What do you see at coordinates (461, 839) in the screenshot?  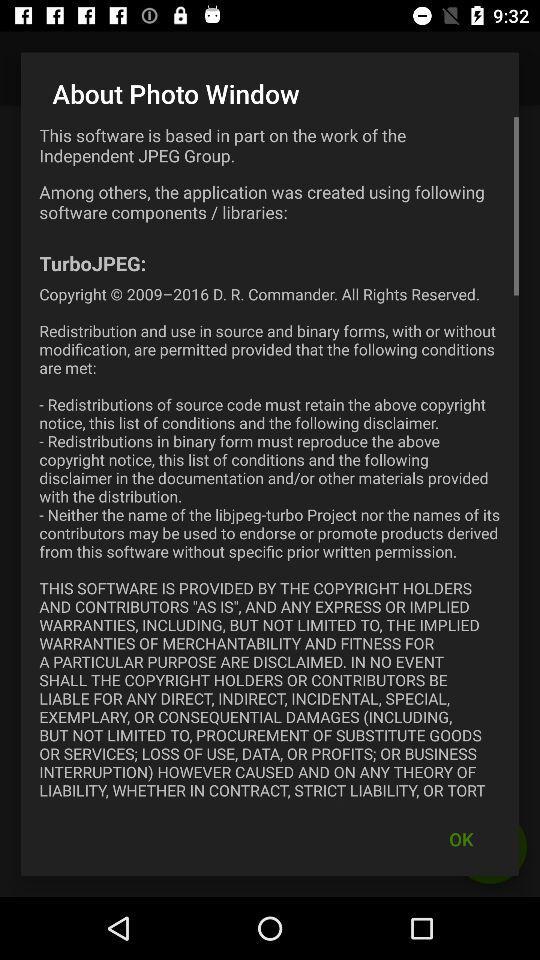 I see `the ok at the bottom right corner` at bounding box center [461, 839].